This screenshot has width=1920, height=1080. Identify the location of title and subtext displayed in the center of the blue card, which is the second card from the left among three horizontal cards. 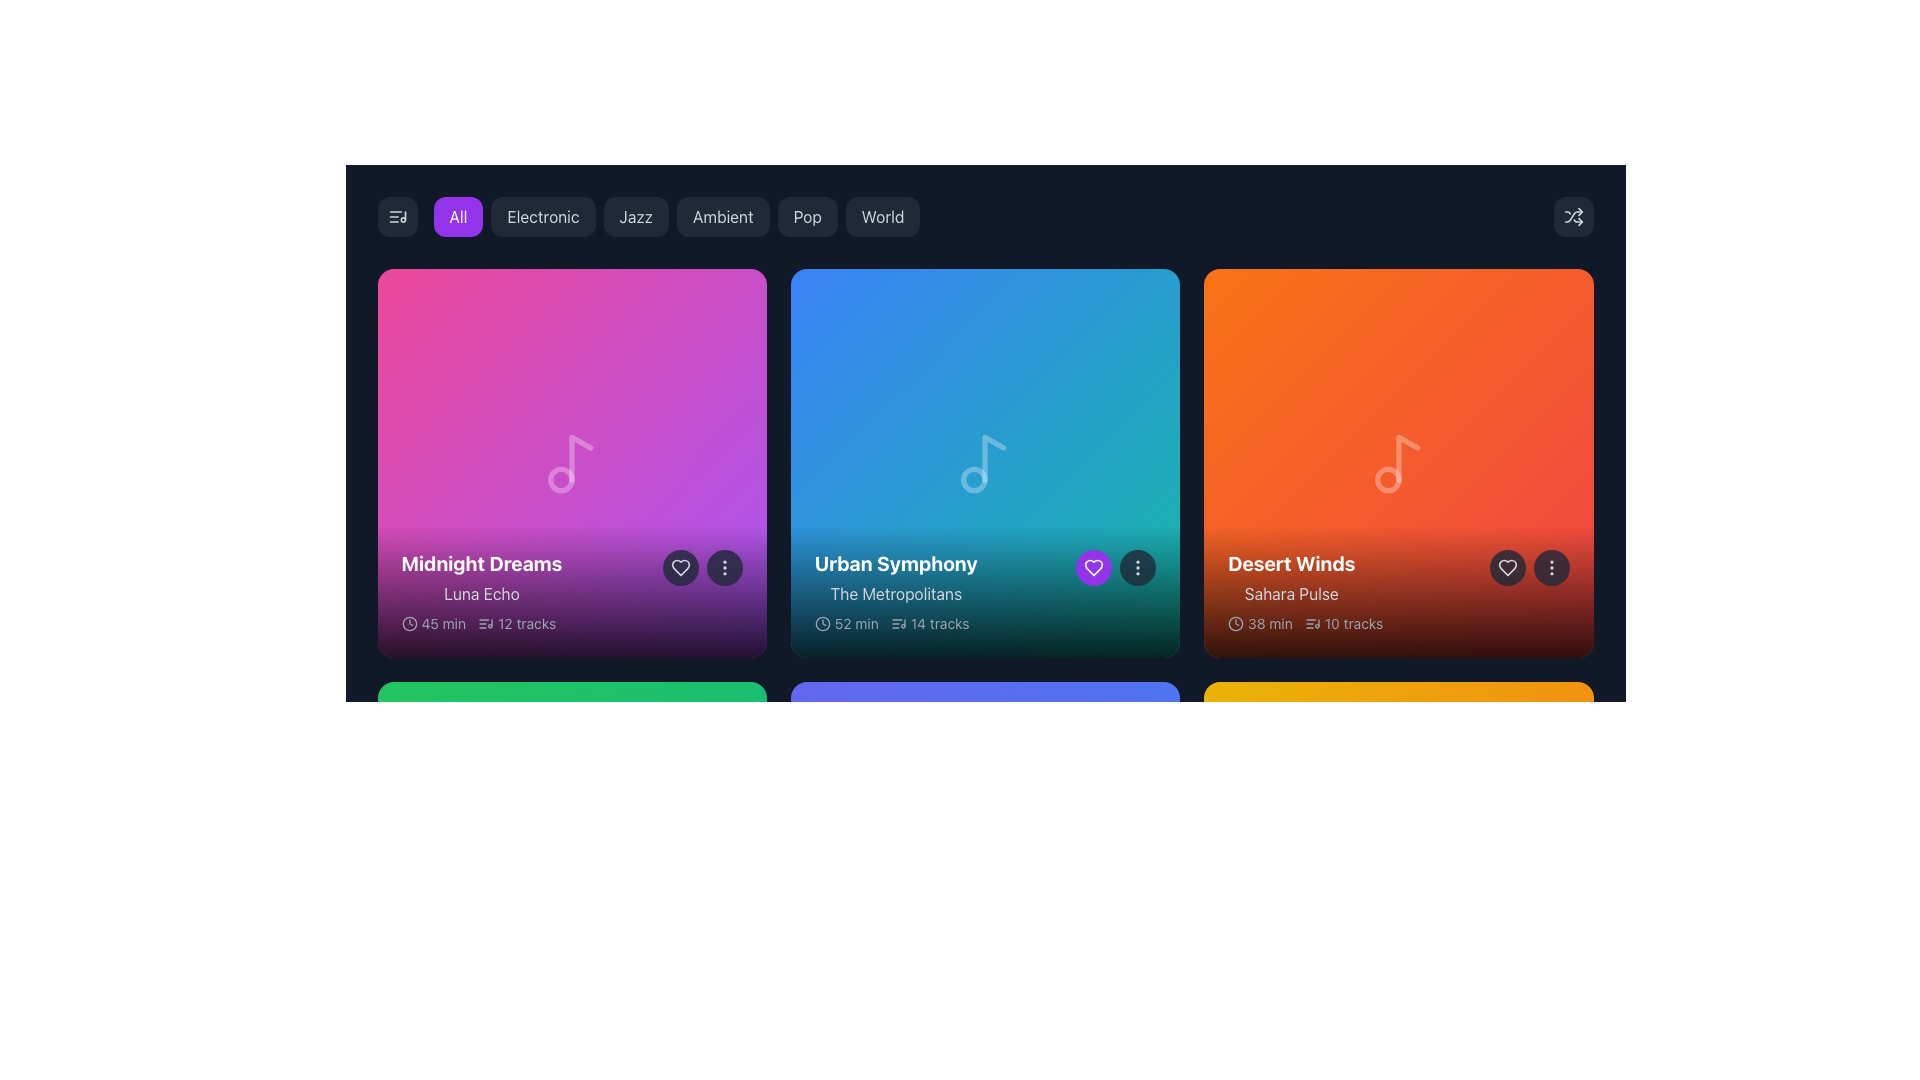
(895, 578).